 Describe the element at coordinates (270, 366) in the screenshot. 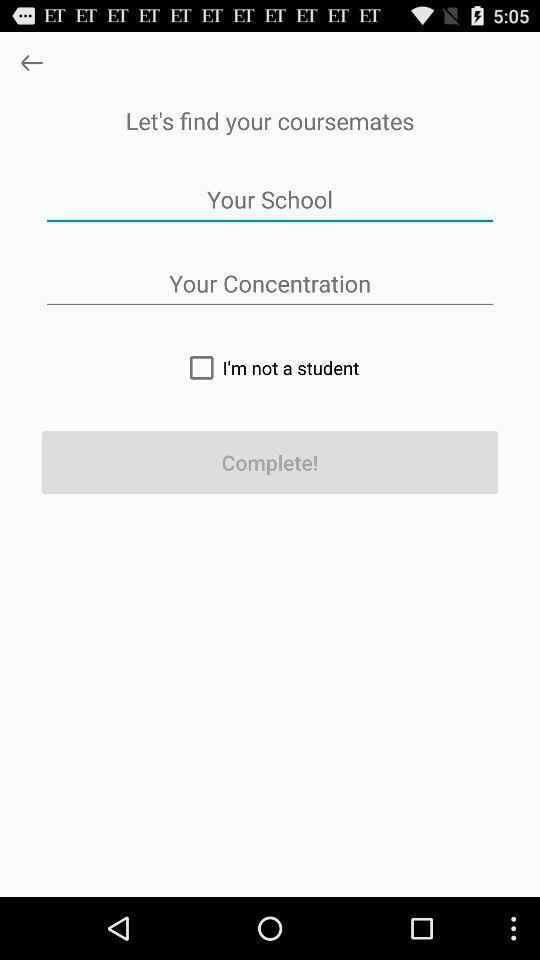

I see `the i m not icon` at that location.